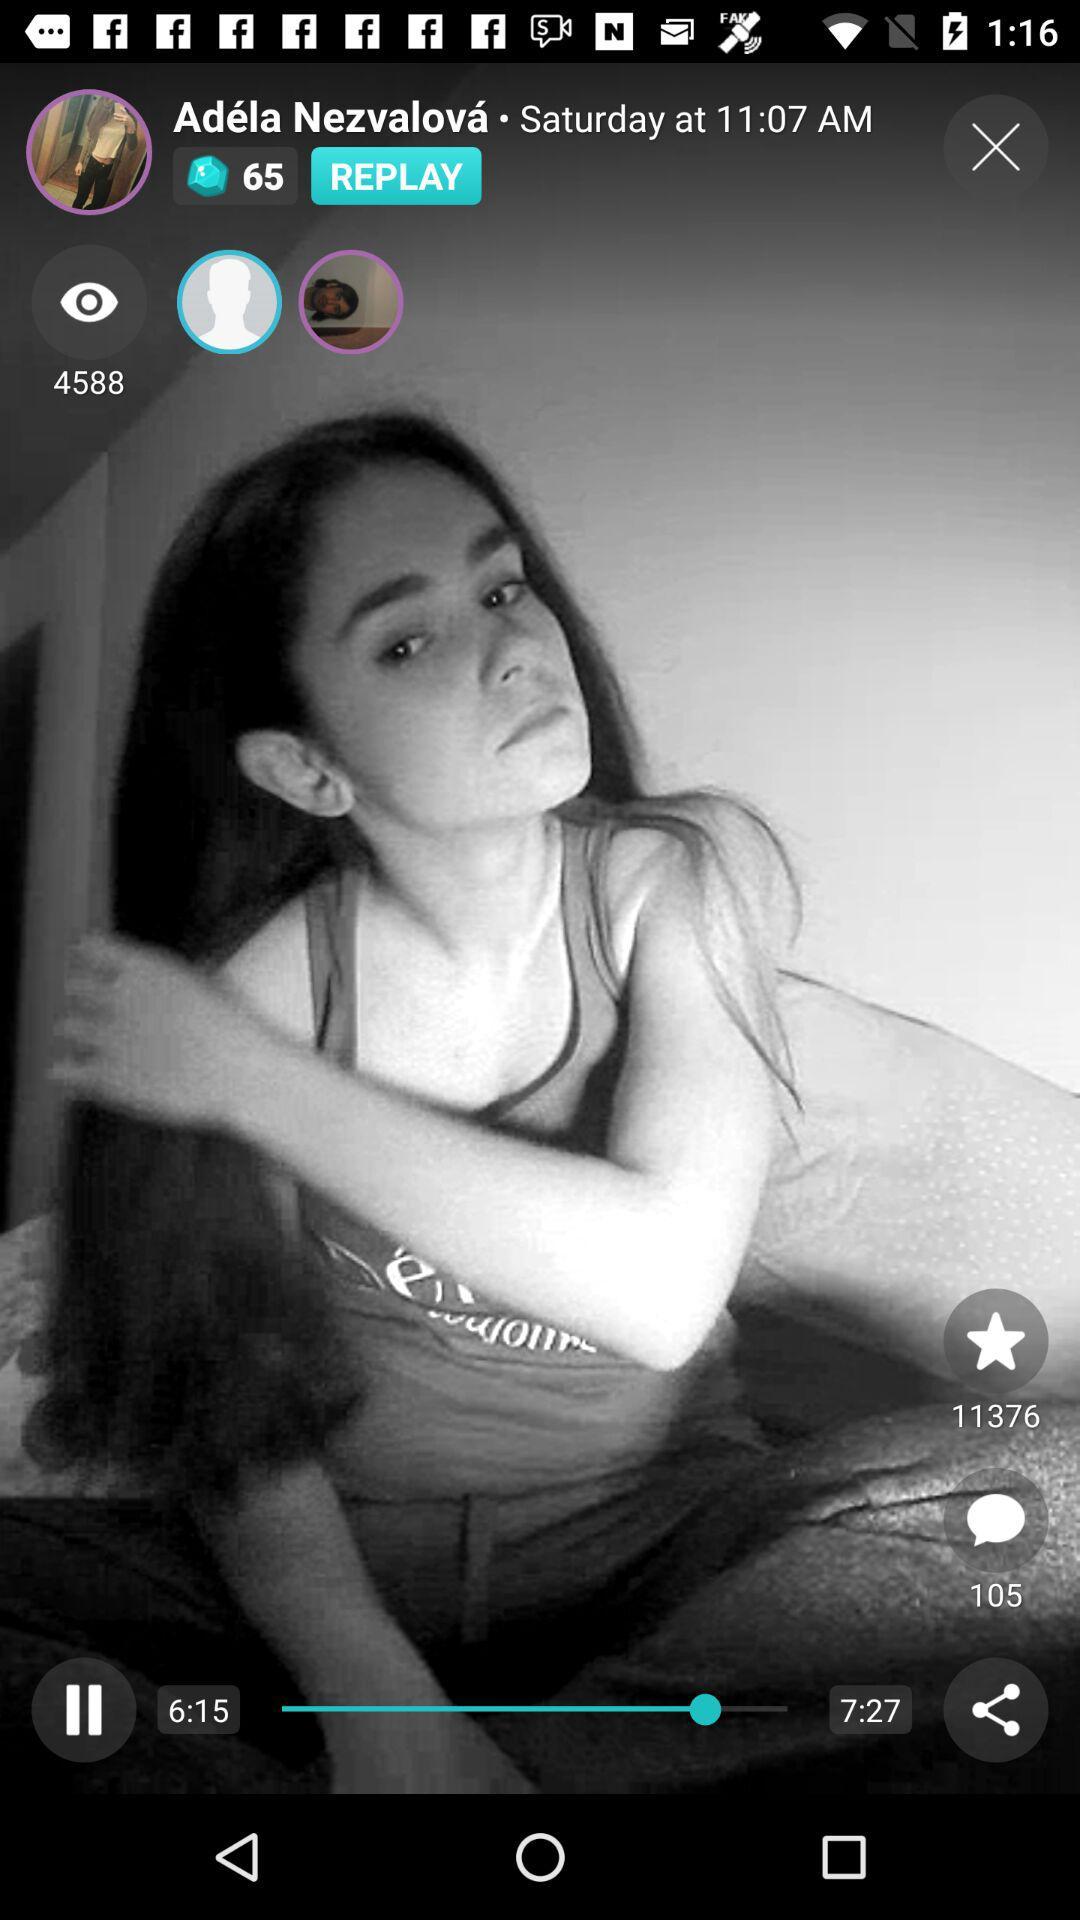 The height and width of the screenshot is (1920, 1080). I want to click on eye icon option, so click(88, 301).